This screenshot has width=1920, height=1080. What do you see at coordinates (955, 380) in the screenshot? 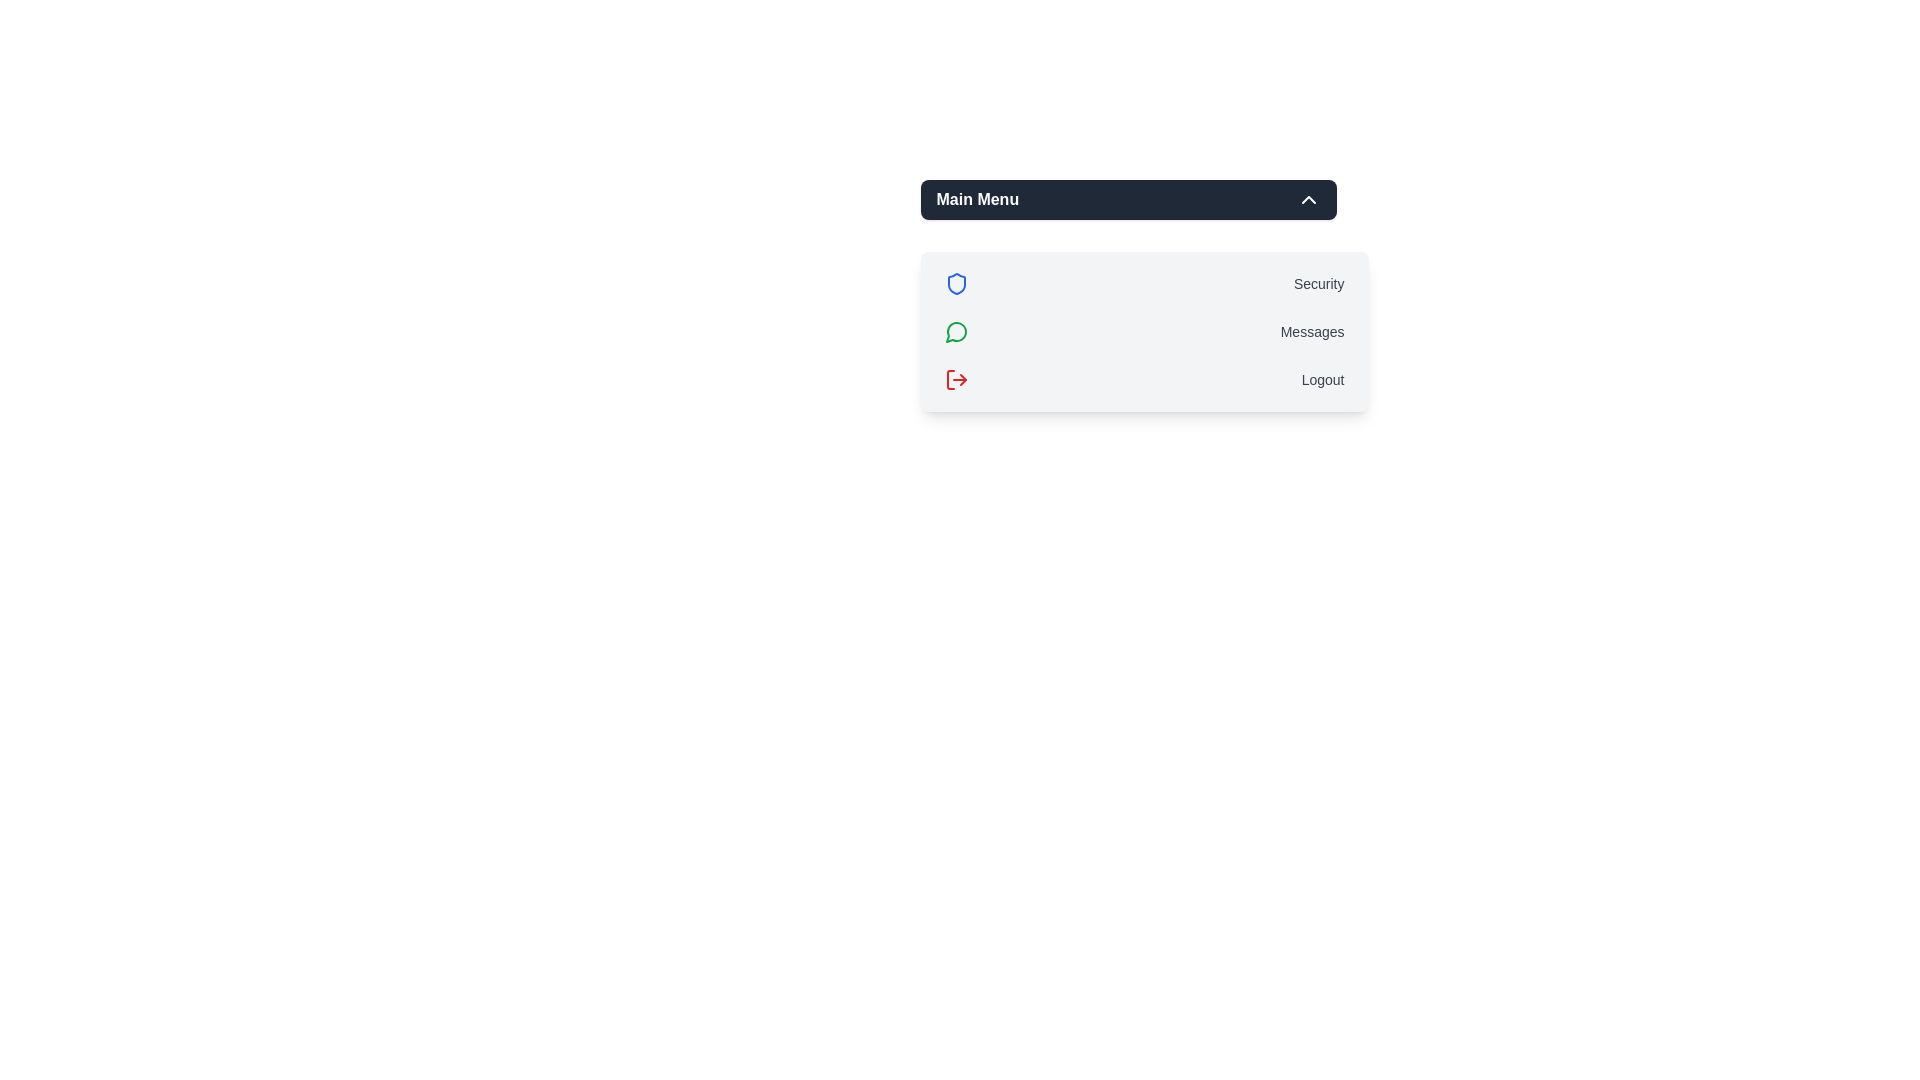
I see `the bold red arrow icon for the 'logout' action located in the dropdown menu, adjacent to the 'Logout' text` at bounding box center [955, 380].